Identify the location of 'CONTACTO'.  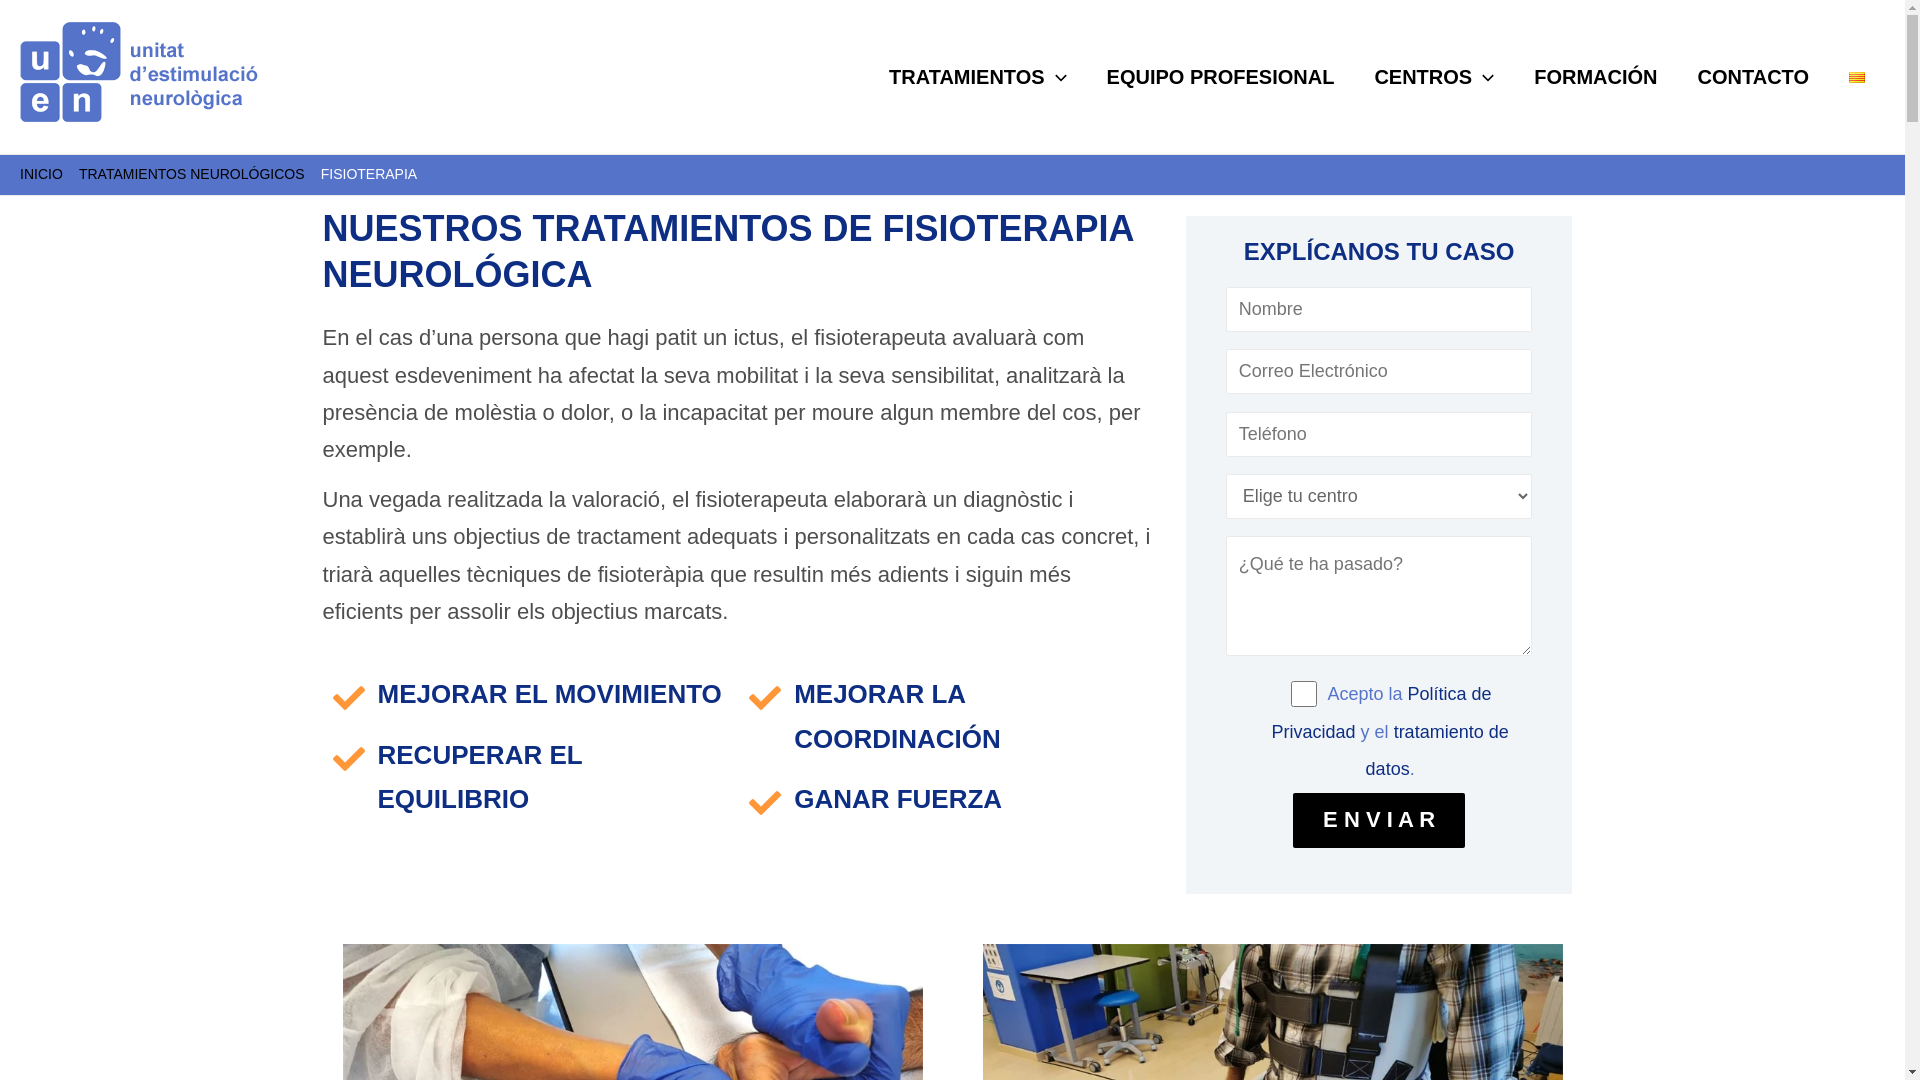
(1678, 76).